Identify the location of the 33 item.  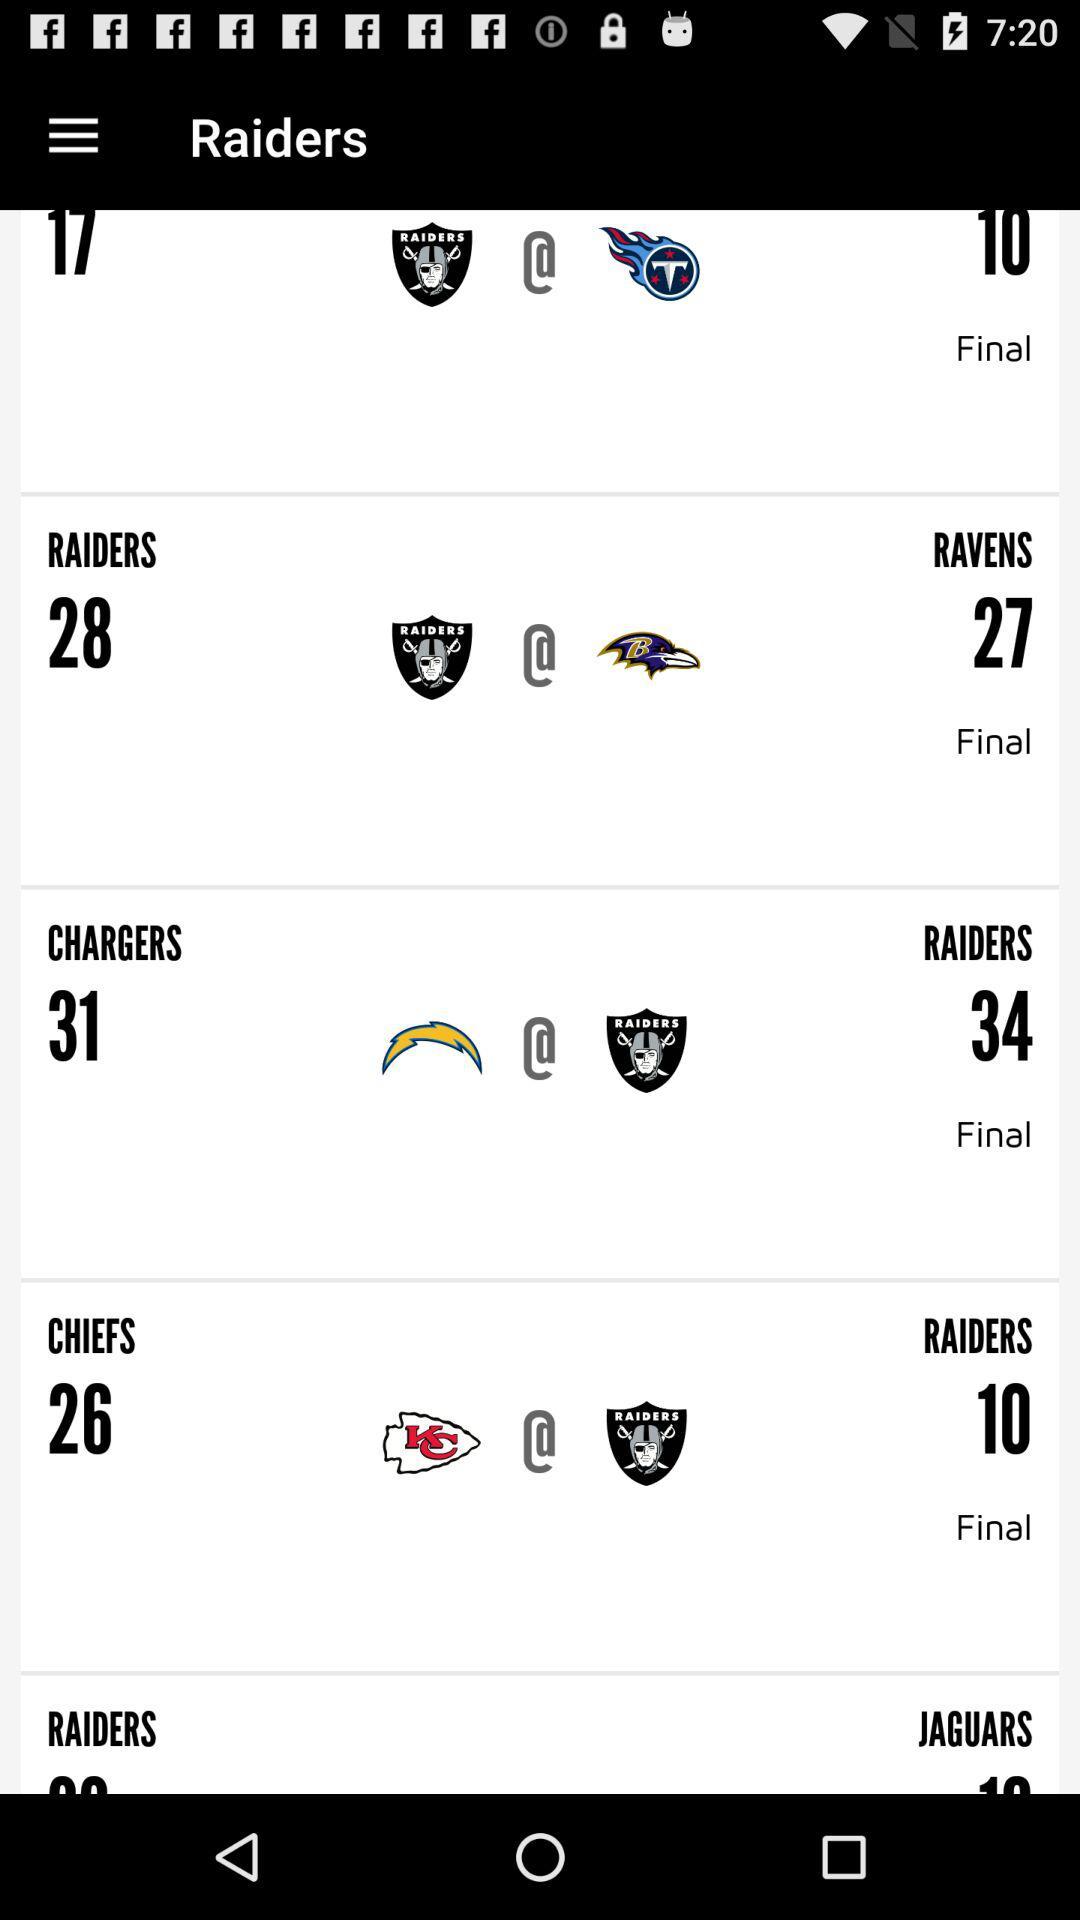
(77, 1776).